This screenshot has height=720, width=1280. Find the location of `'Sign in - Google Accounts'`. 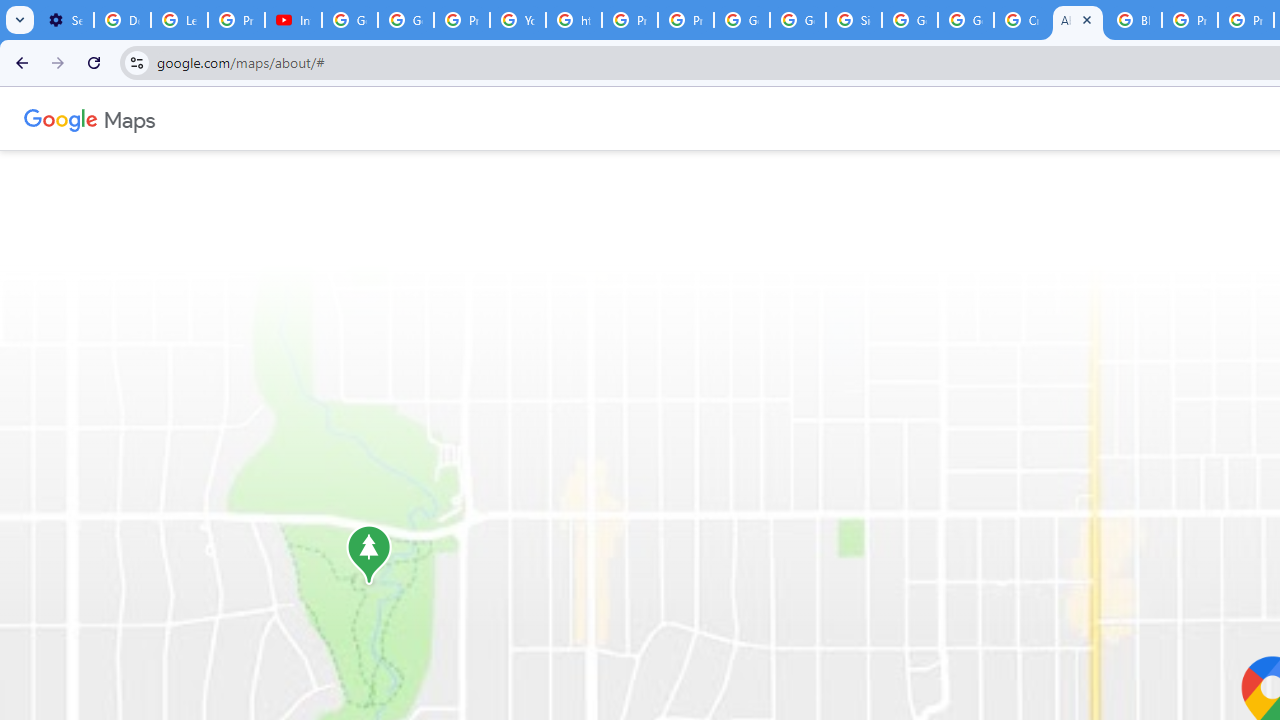

'Sign in - Google Accounts' is located at coordinates (853, 20).